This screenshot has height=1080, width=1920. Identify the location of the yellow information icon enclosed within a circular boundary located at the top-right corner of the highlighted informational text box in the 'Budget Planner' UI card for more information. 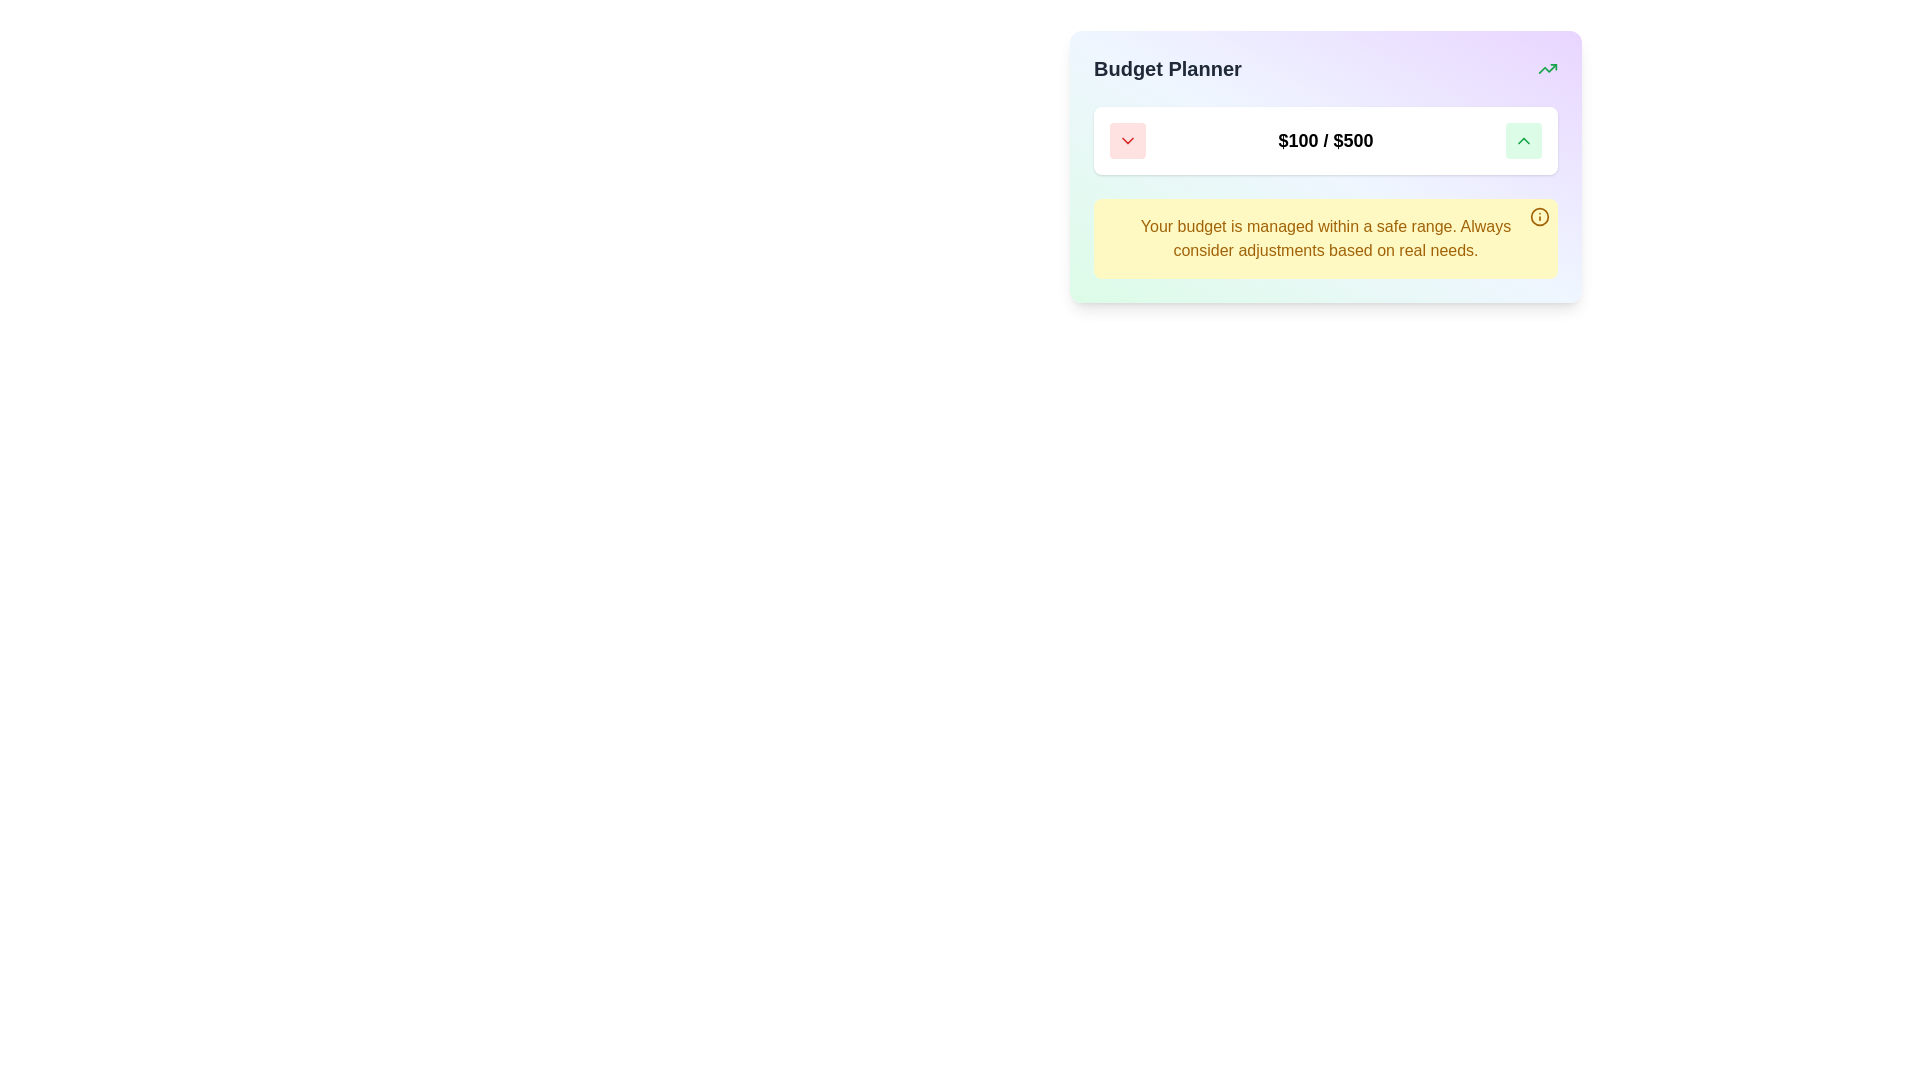
(1539, 216).